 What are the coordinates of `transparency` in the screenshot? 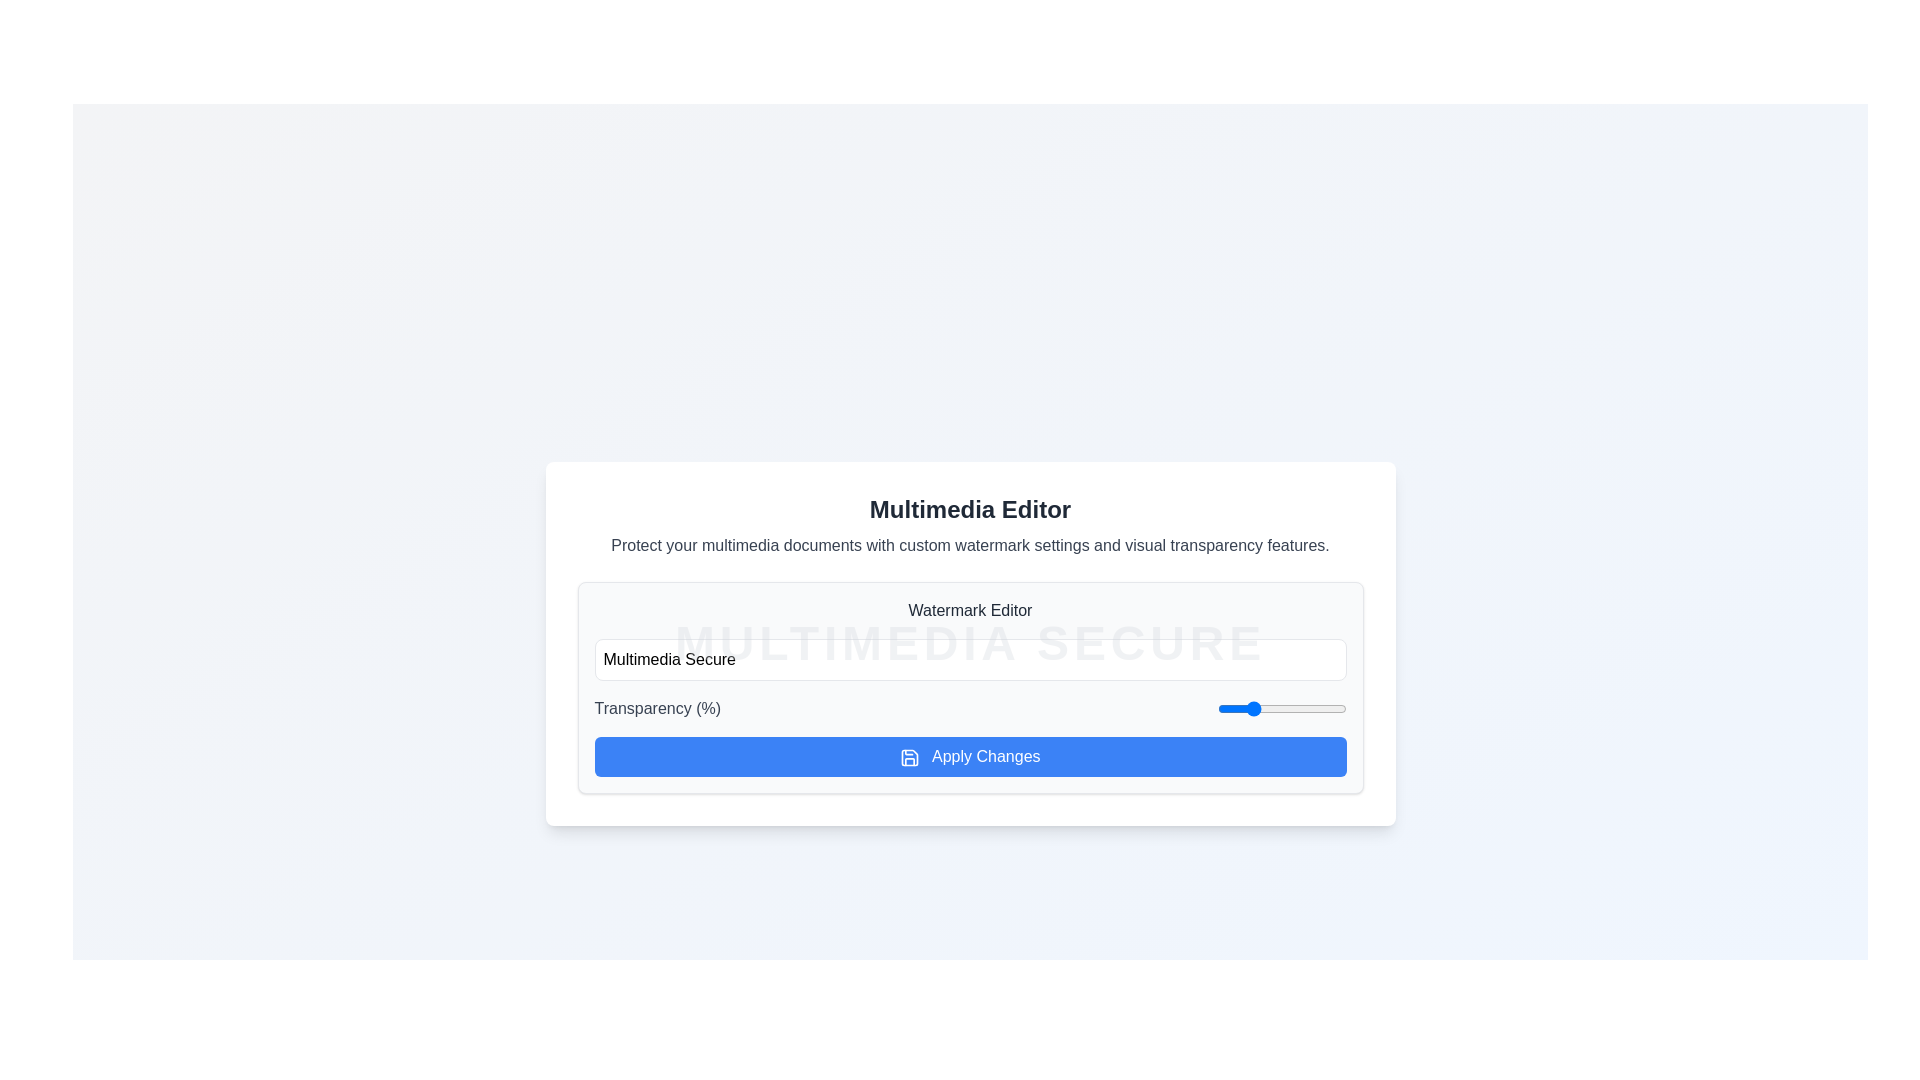 It's located at (1239, 708).